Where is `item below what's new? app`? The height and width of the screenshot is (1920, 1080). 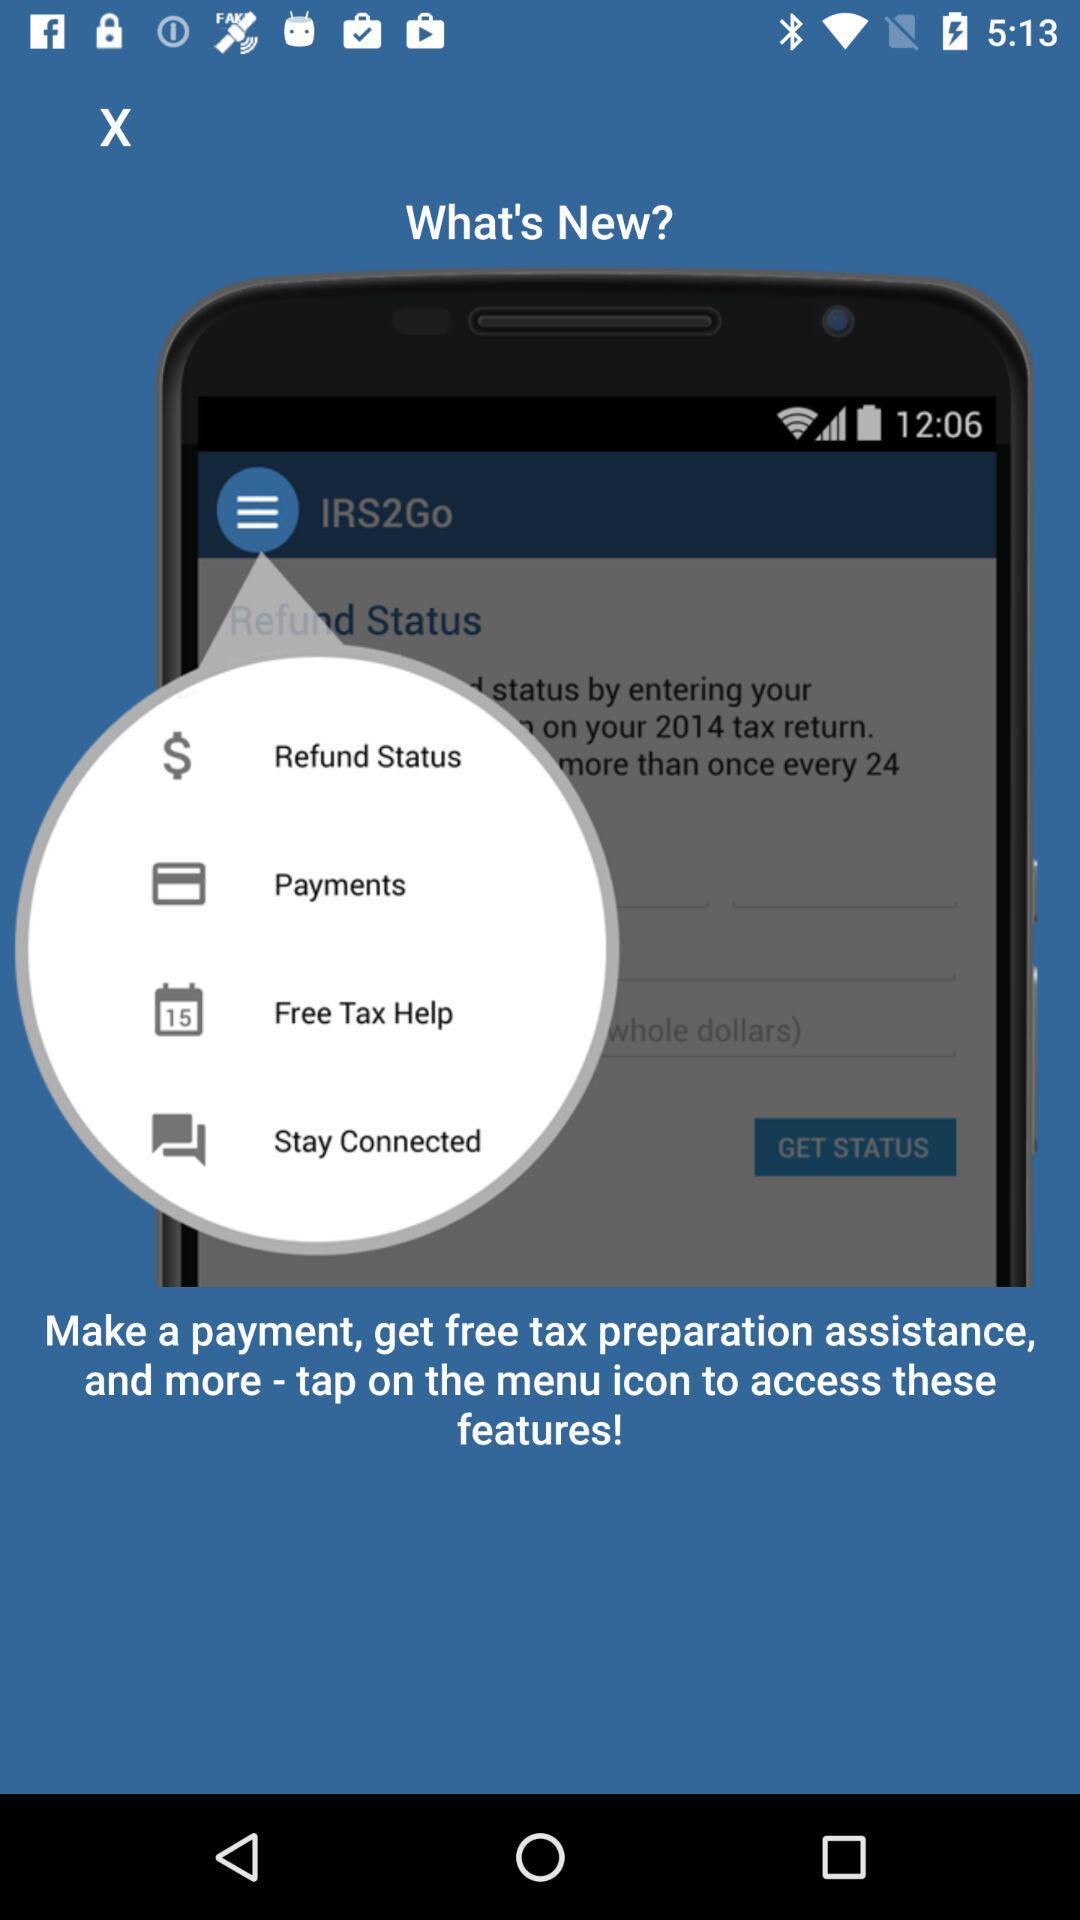 item below what's new? app is located at coordinates (540, 768).